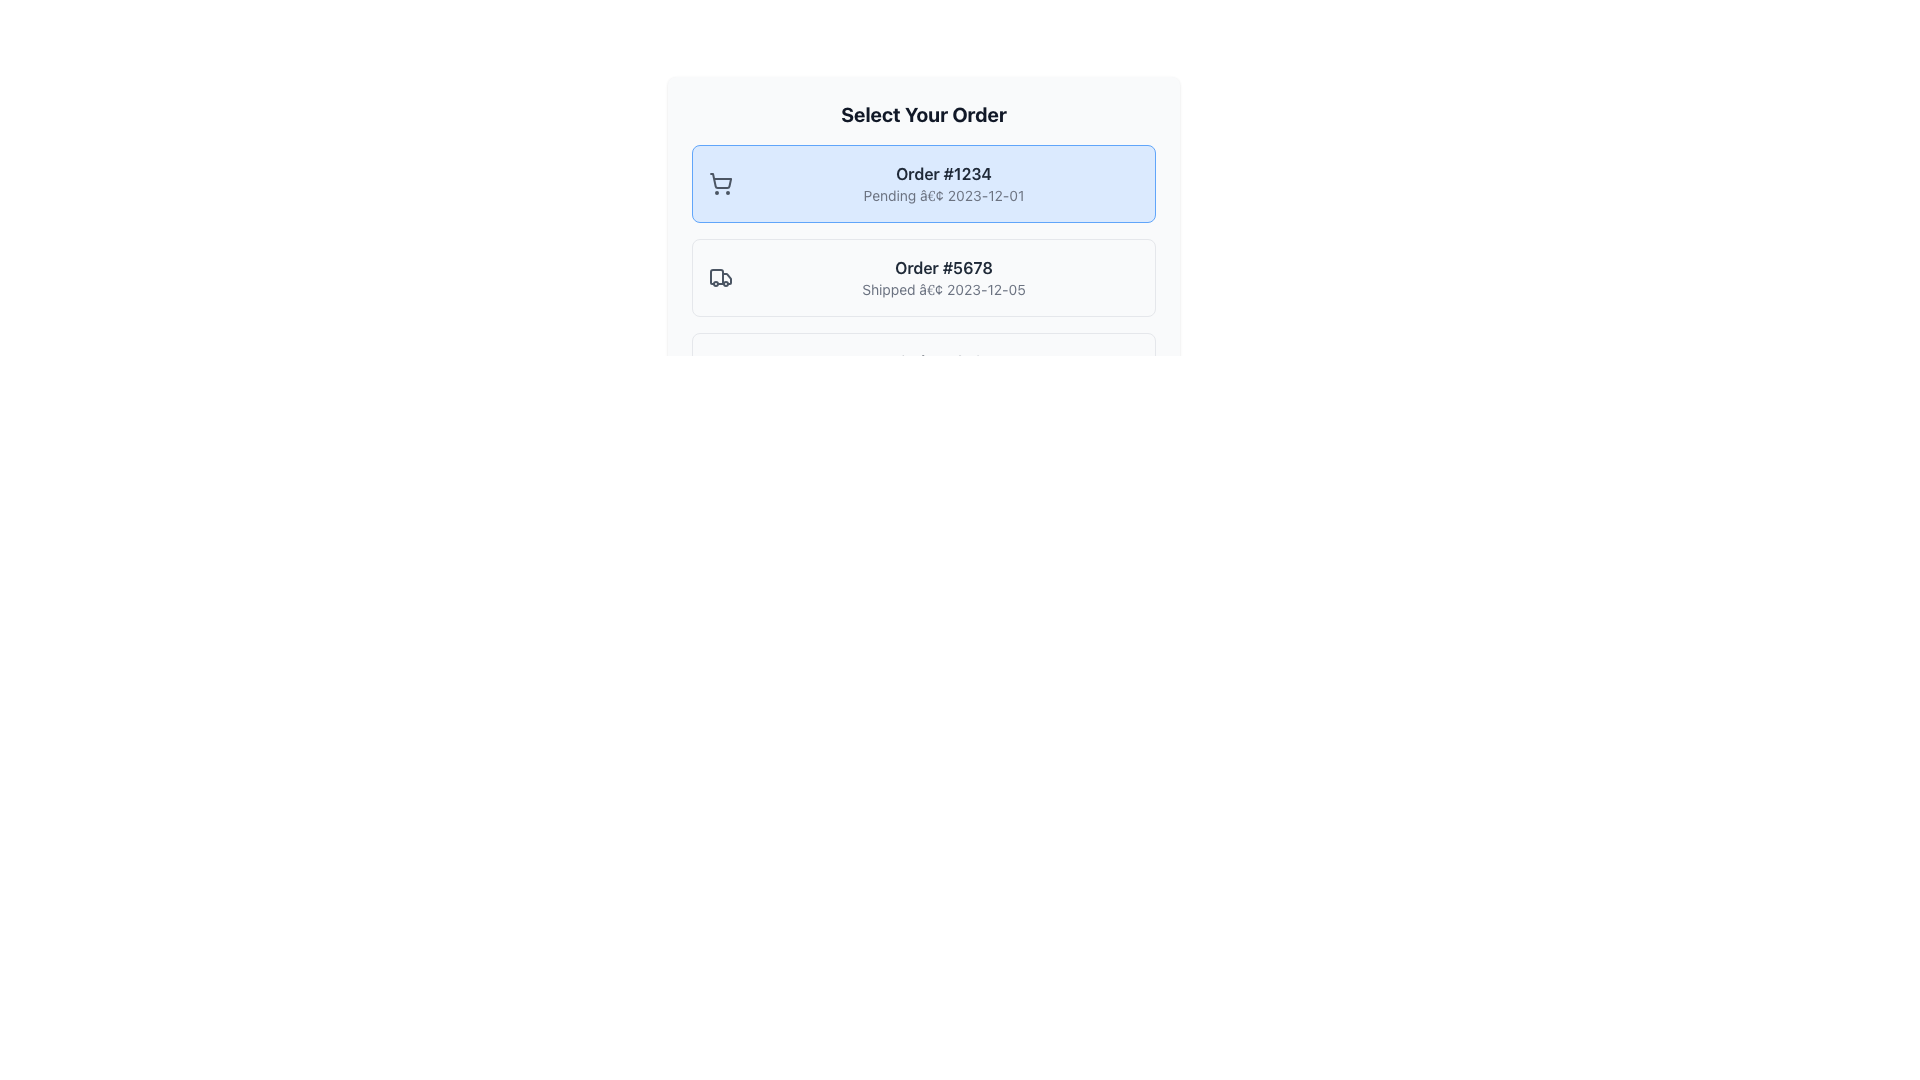 The height and width of the screenshot is (1080, 1920). Describe the element at coordinates (943, 196) in the screenshot. I see `status text indicating 'Pending' and the date '2023-12-01' located beneath 'Order #1234' in the order details card` at that location.